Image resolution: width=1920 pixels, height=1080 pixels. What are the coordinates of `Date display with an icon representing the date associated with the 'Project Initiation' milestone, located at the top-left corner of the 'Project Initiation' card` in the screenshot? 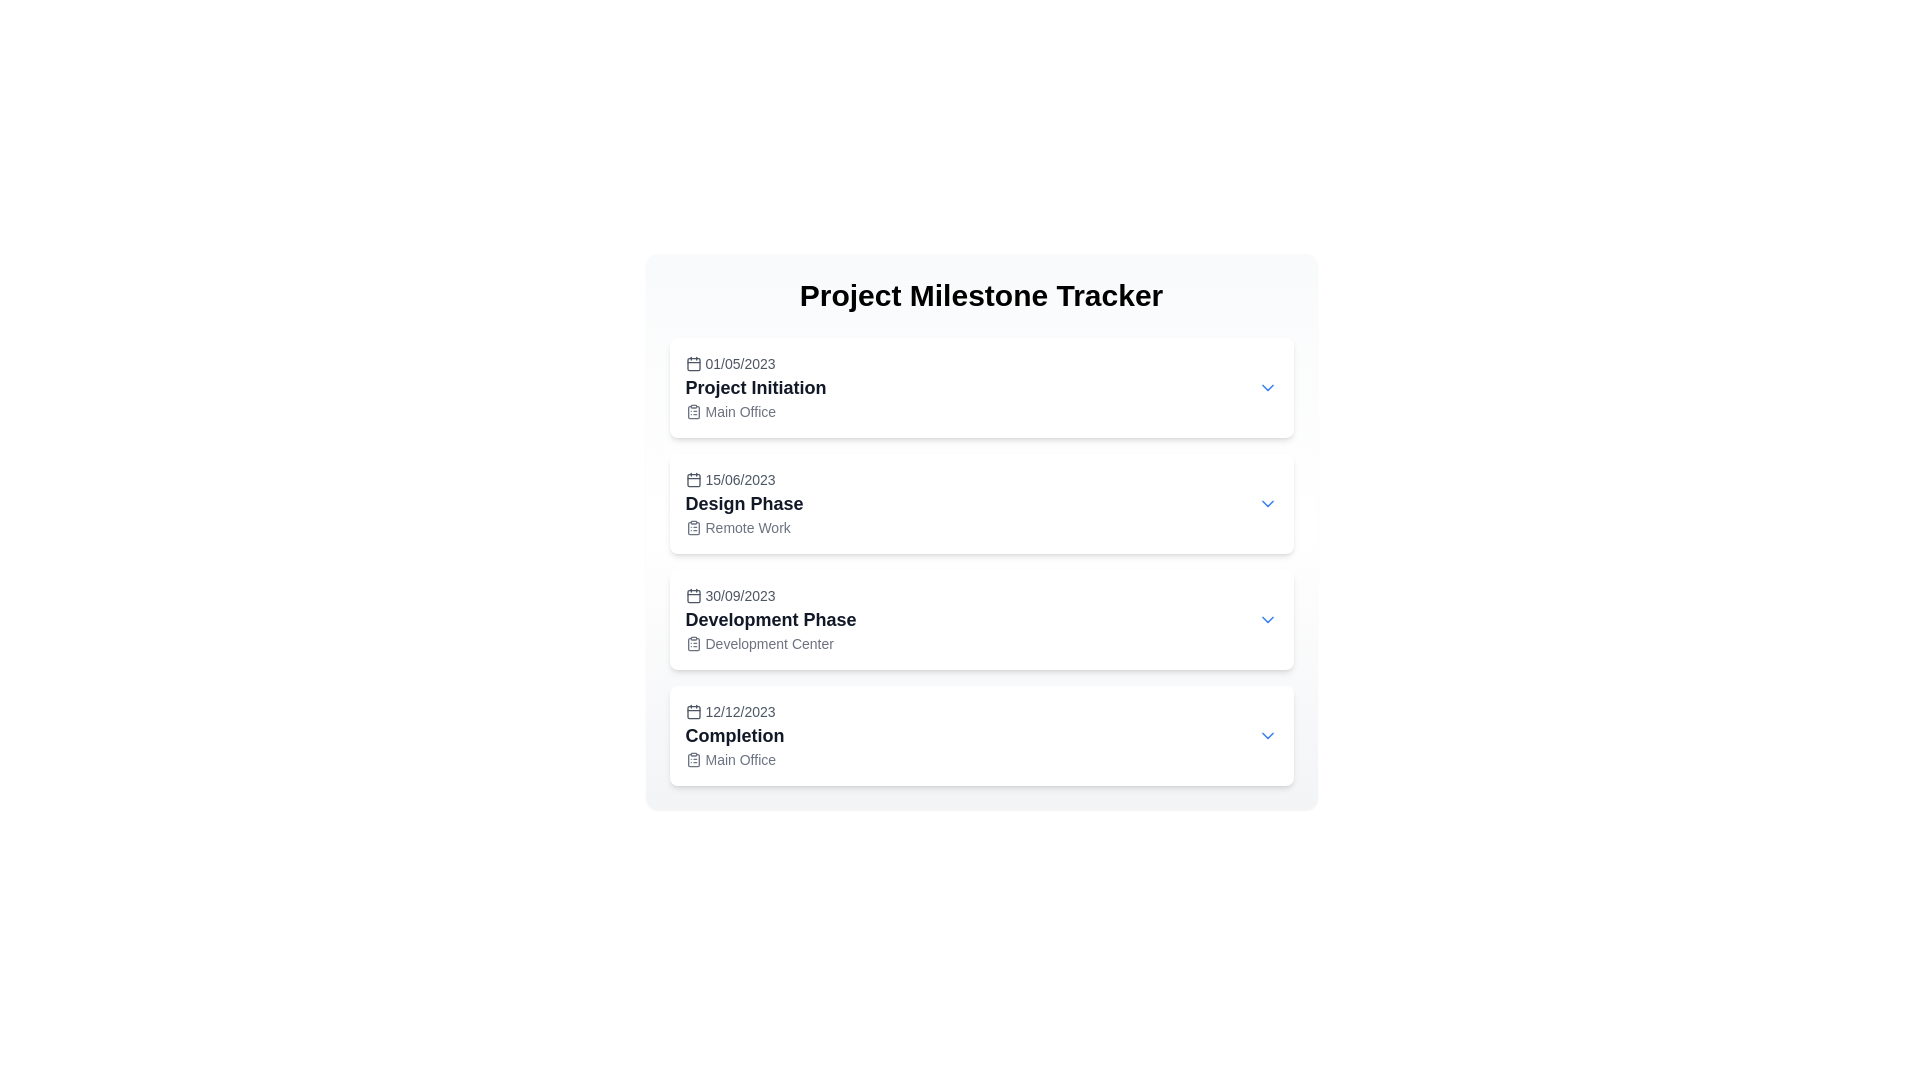 It's located at (755, 363).